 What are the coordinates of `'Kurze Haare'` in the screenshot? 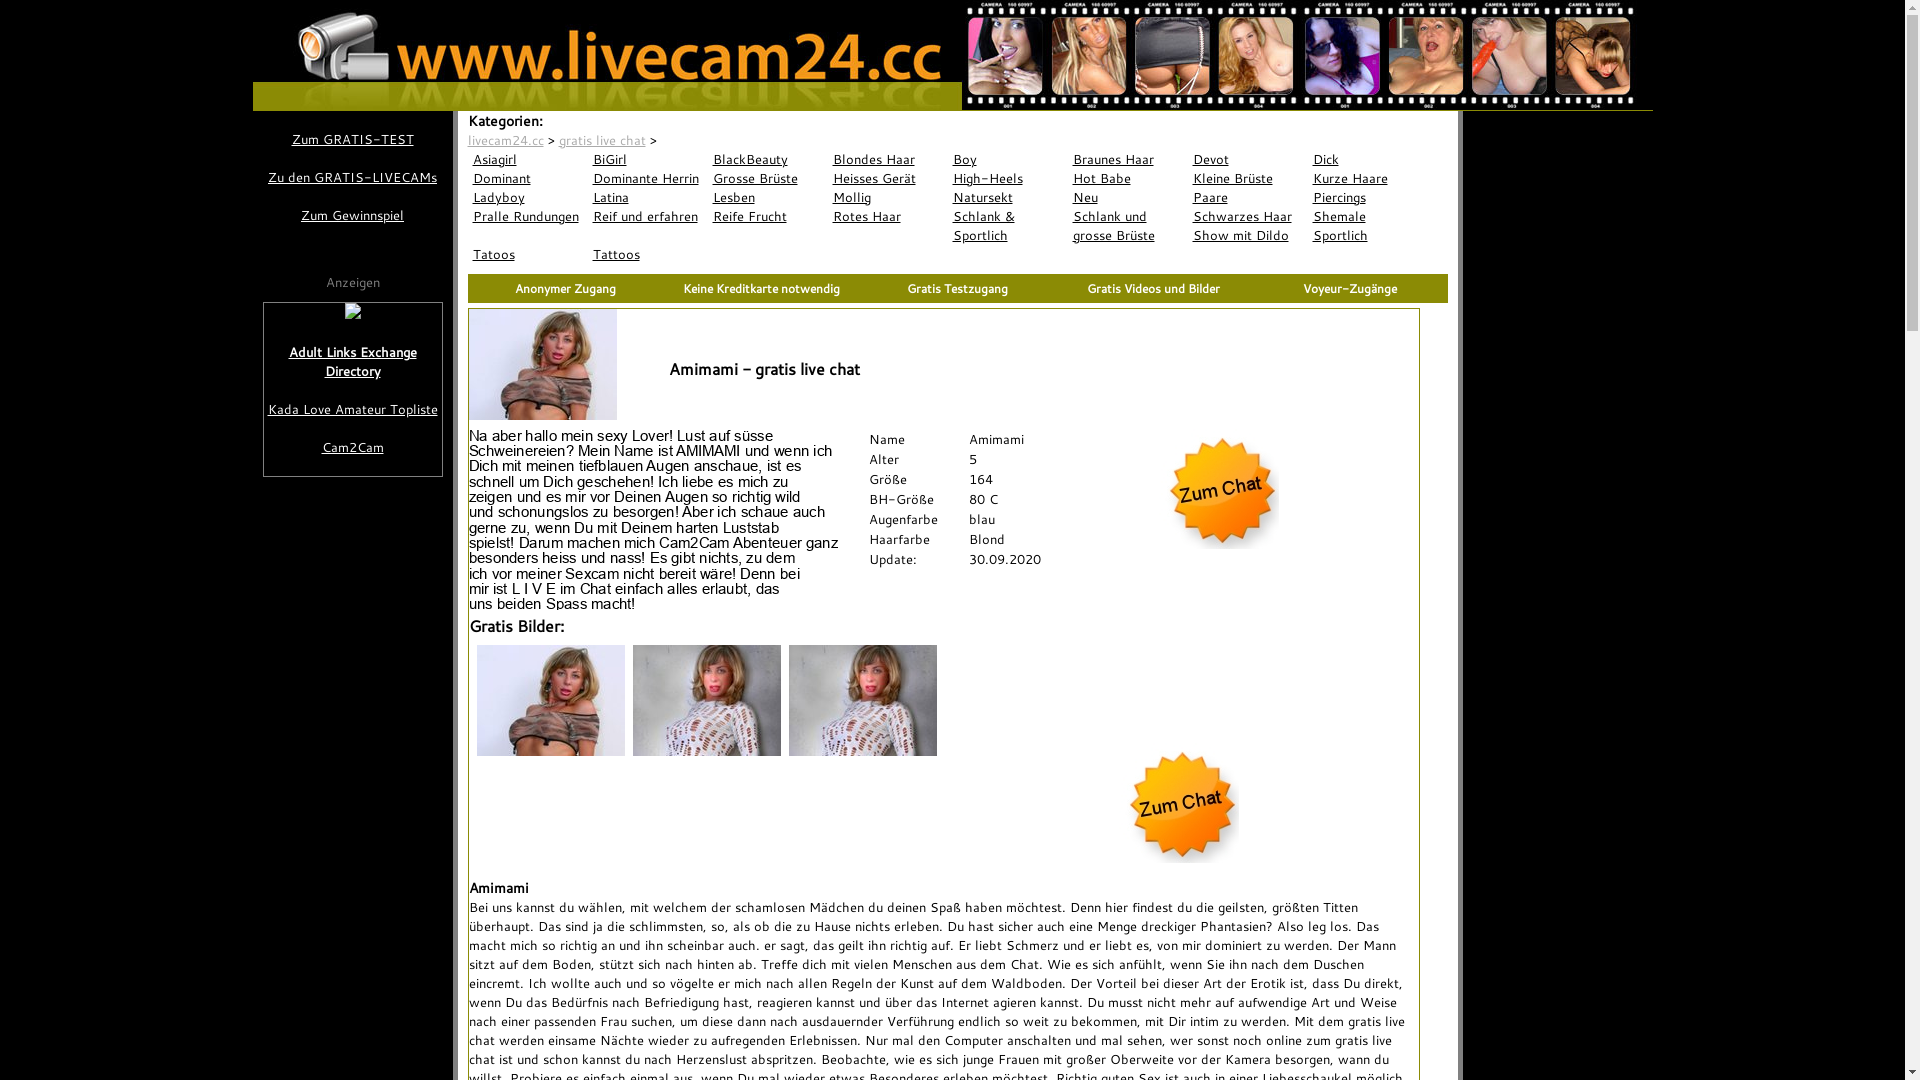 It's located at (1308, 177).